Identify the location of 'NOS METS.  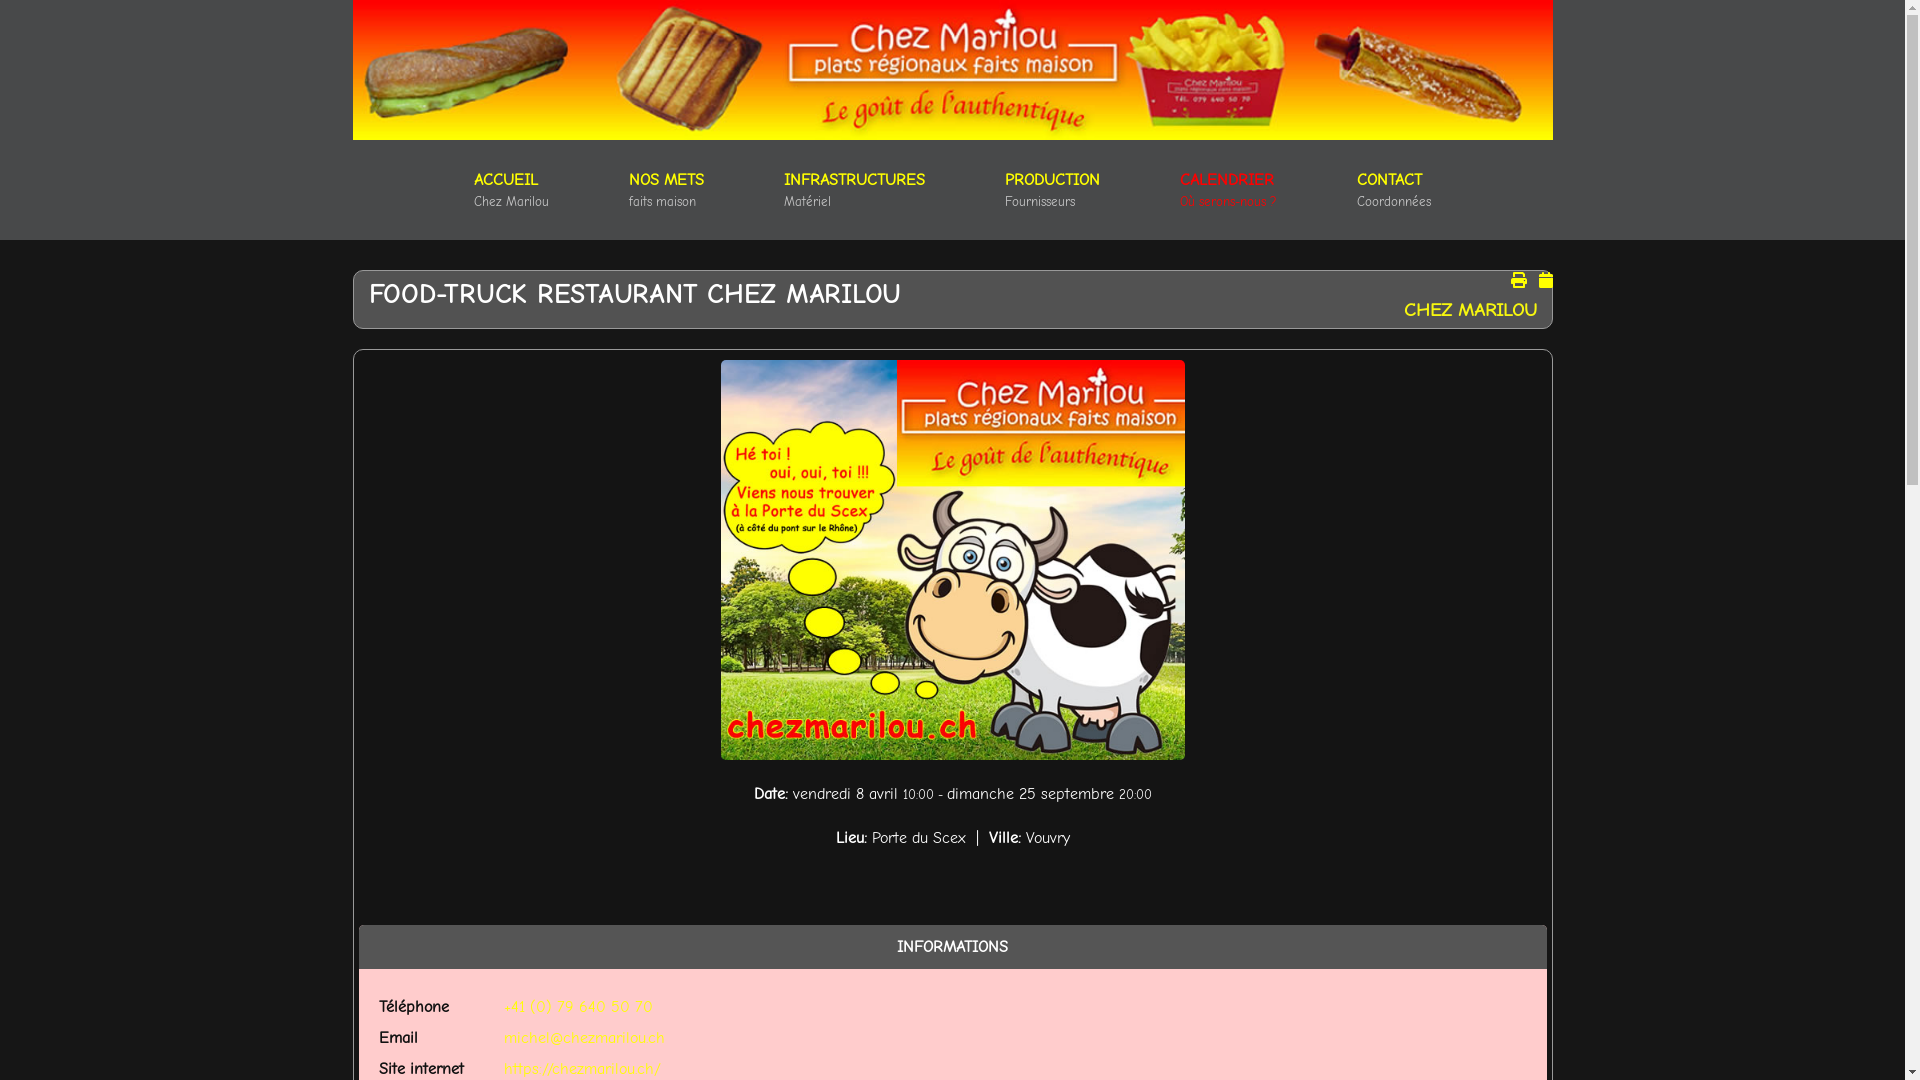
(666, 189).